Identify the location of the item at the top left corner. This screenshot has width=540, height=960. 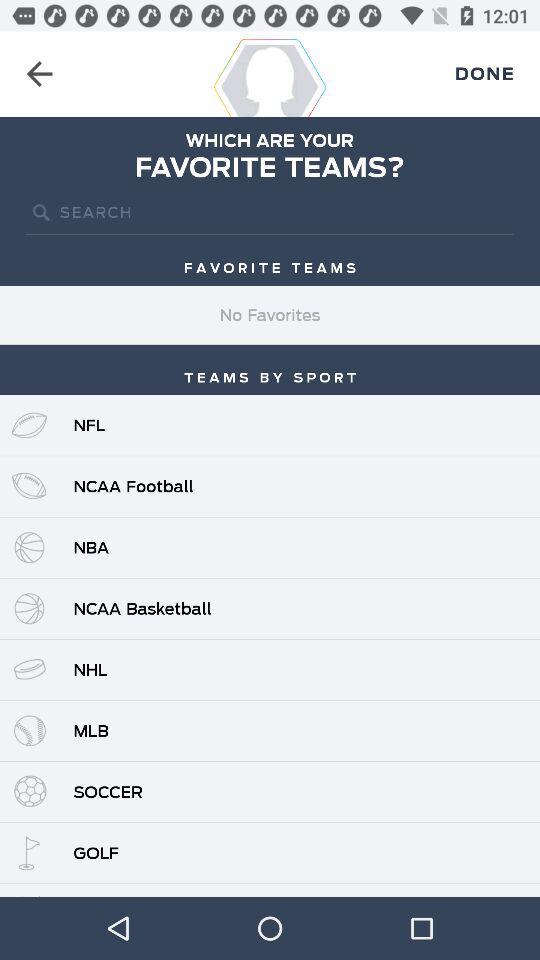
(39, 74).